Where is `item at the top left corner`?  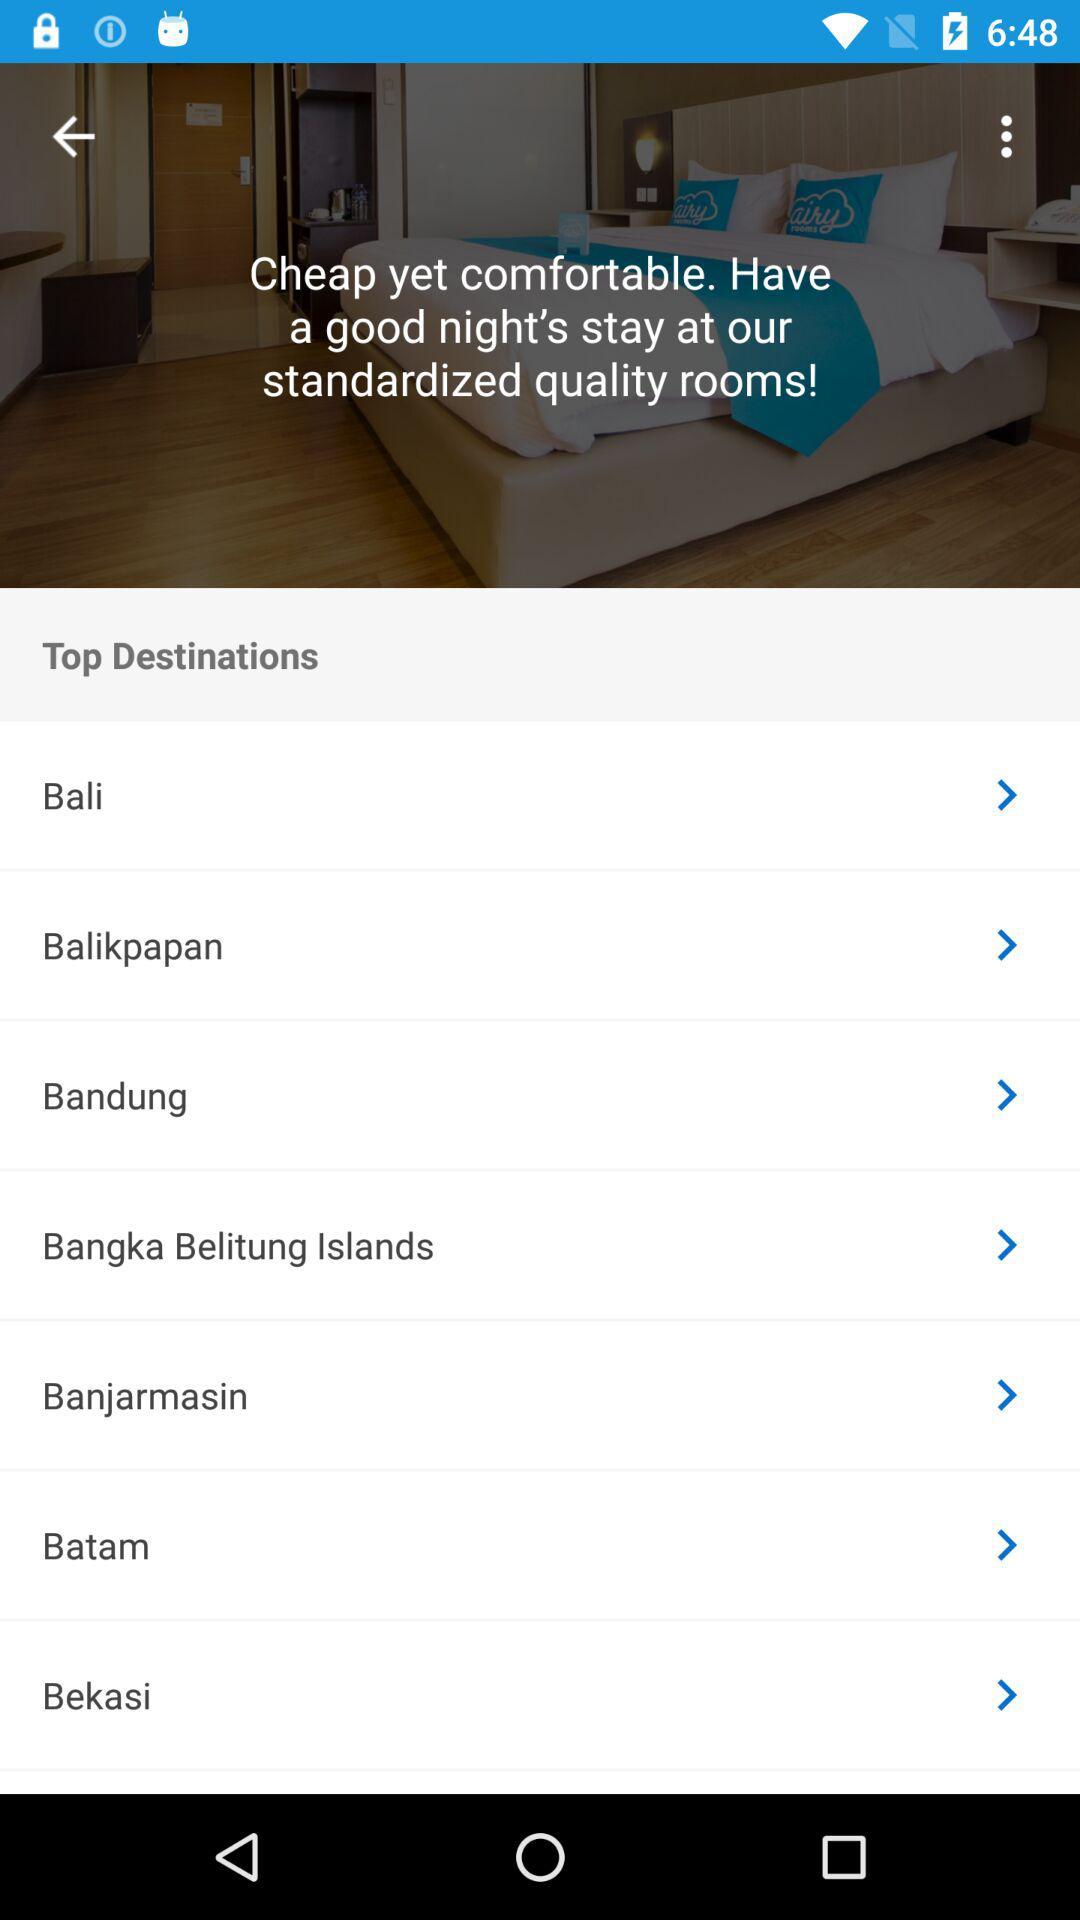 item at the top left corner is located at coordinates (72, 135).